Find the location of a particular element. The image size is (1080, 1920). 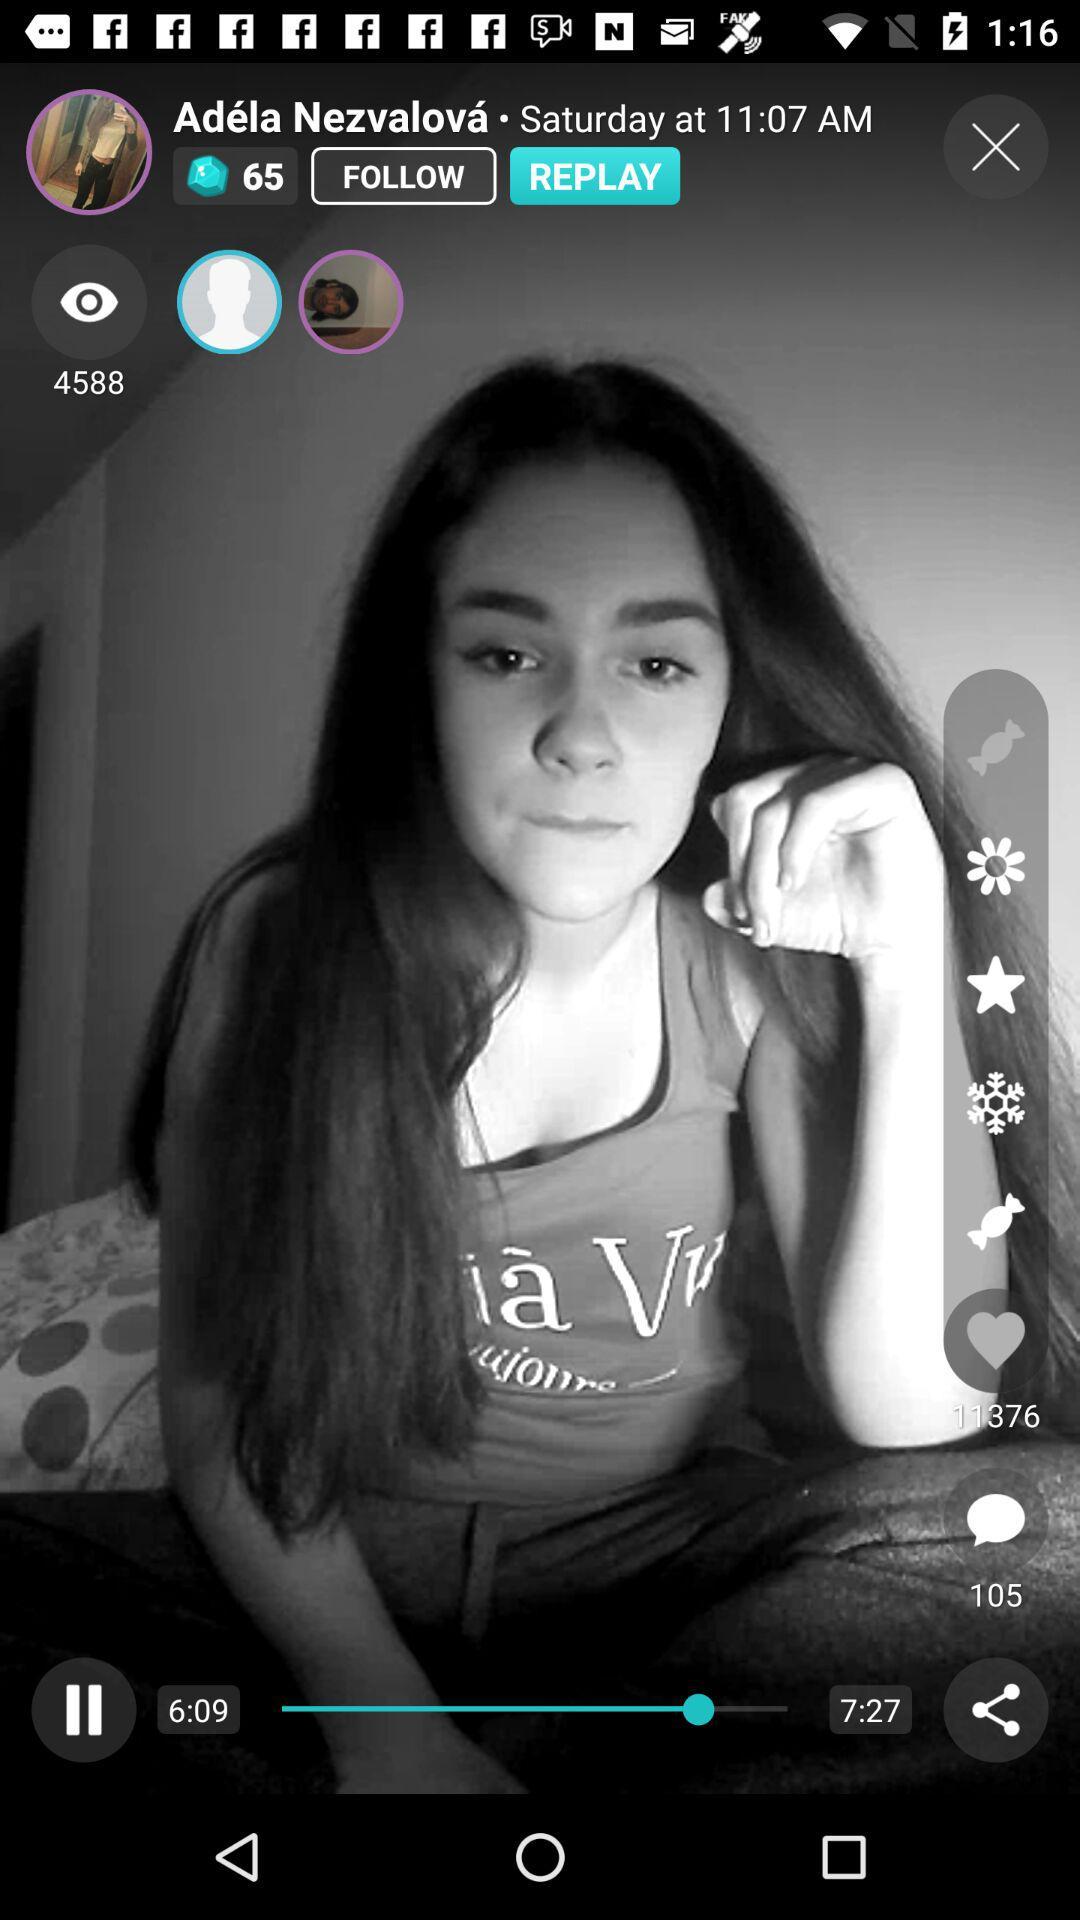

picture is located at coordinates (350, 301).